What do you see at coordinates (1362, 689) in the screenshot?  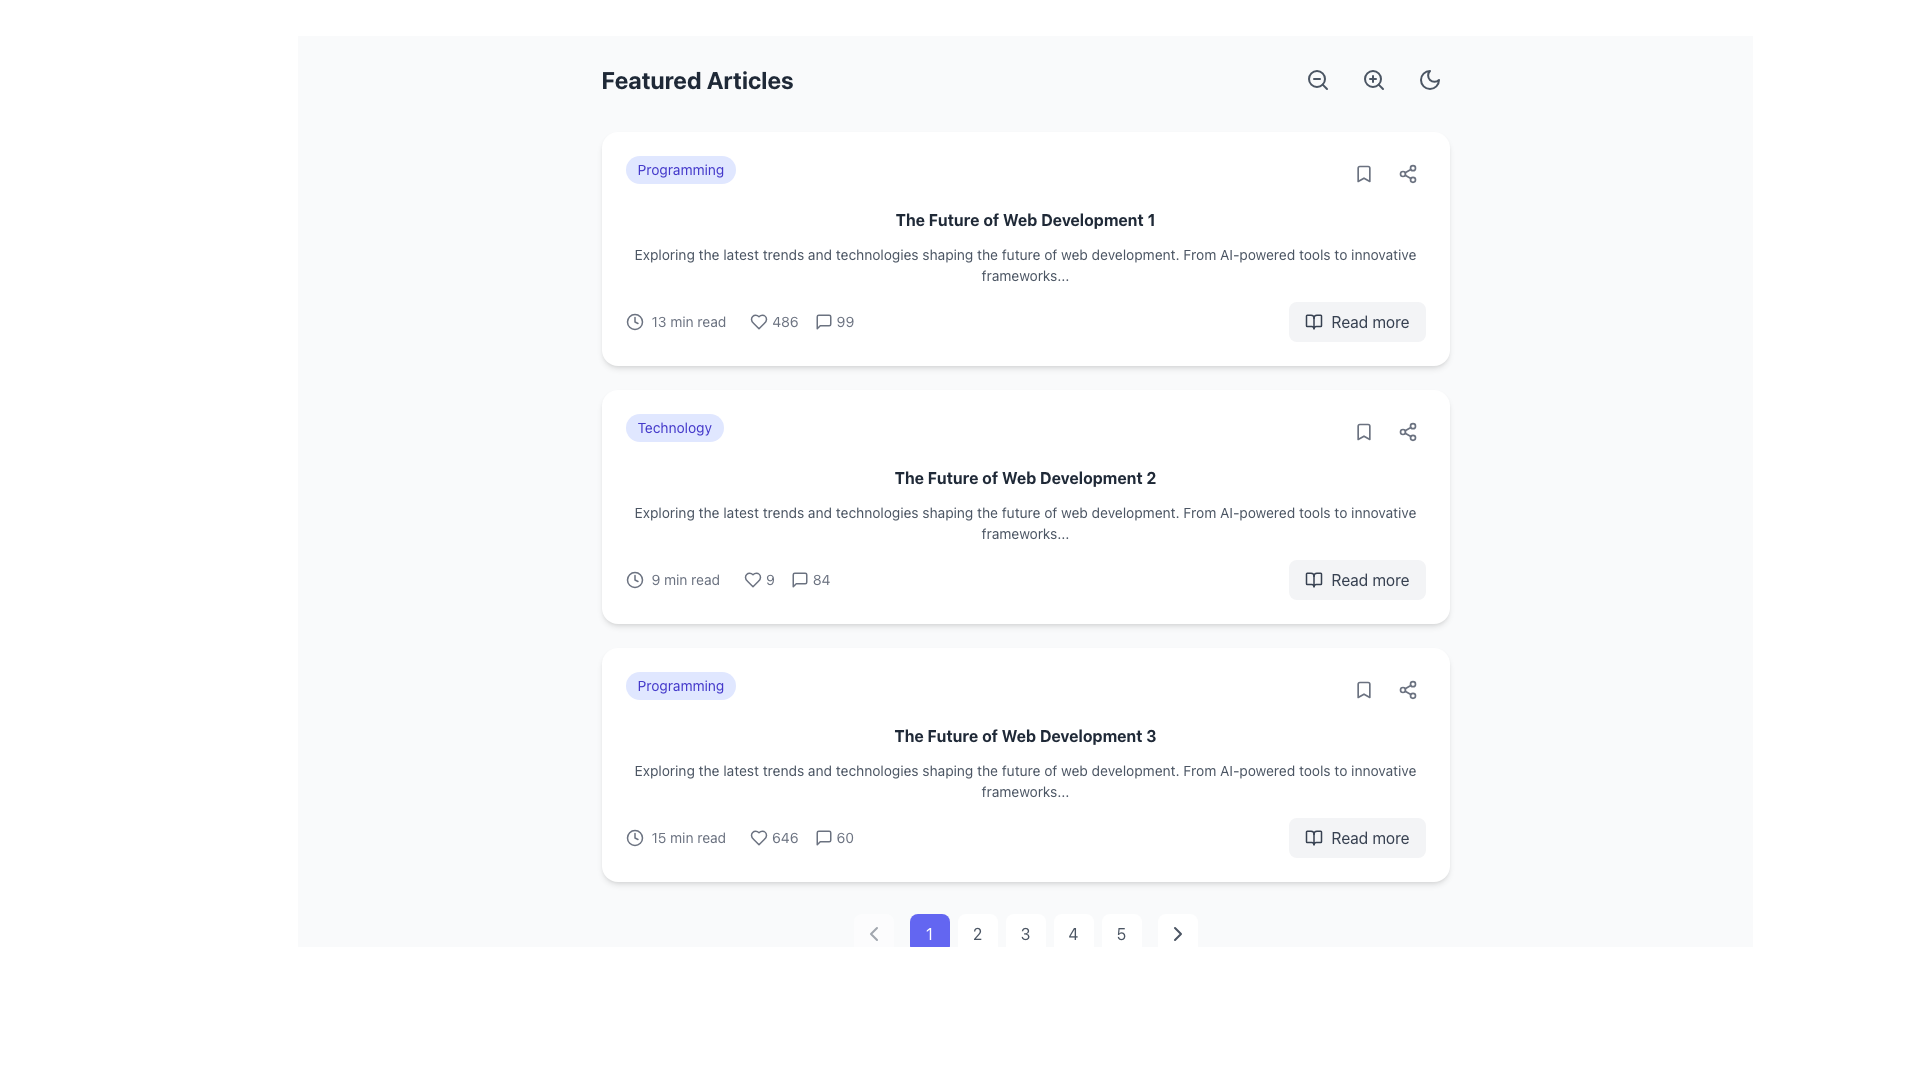 I see `the SVG bookmark shape icon located on the right side of the bottom card in a vertically stacked list` at bounding box center [1362, 689].